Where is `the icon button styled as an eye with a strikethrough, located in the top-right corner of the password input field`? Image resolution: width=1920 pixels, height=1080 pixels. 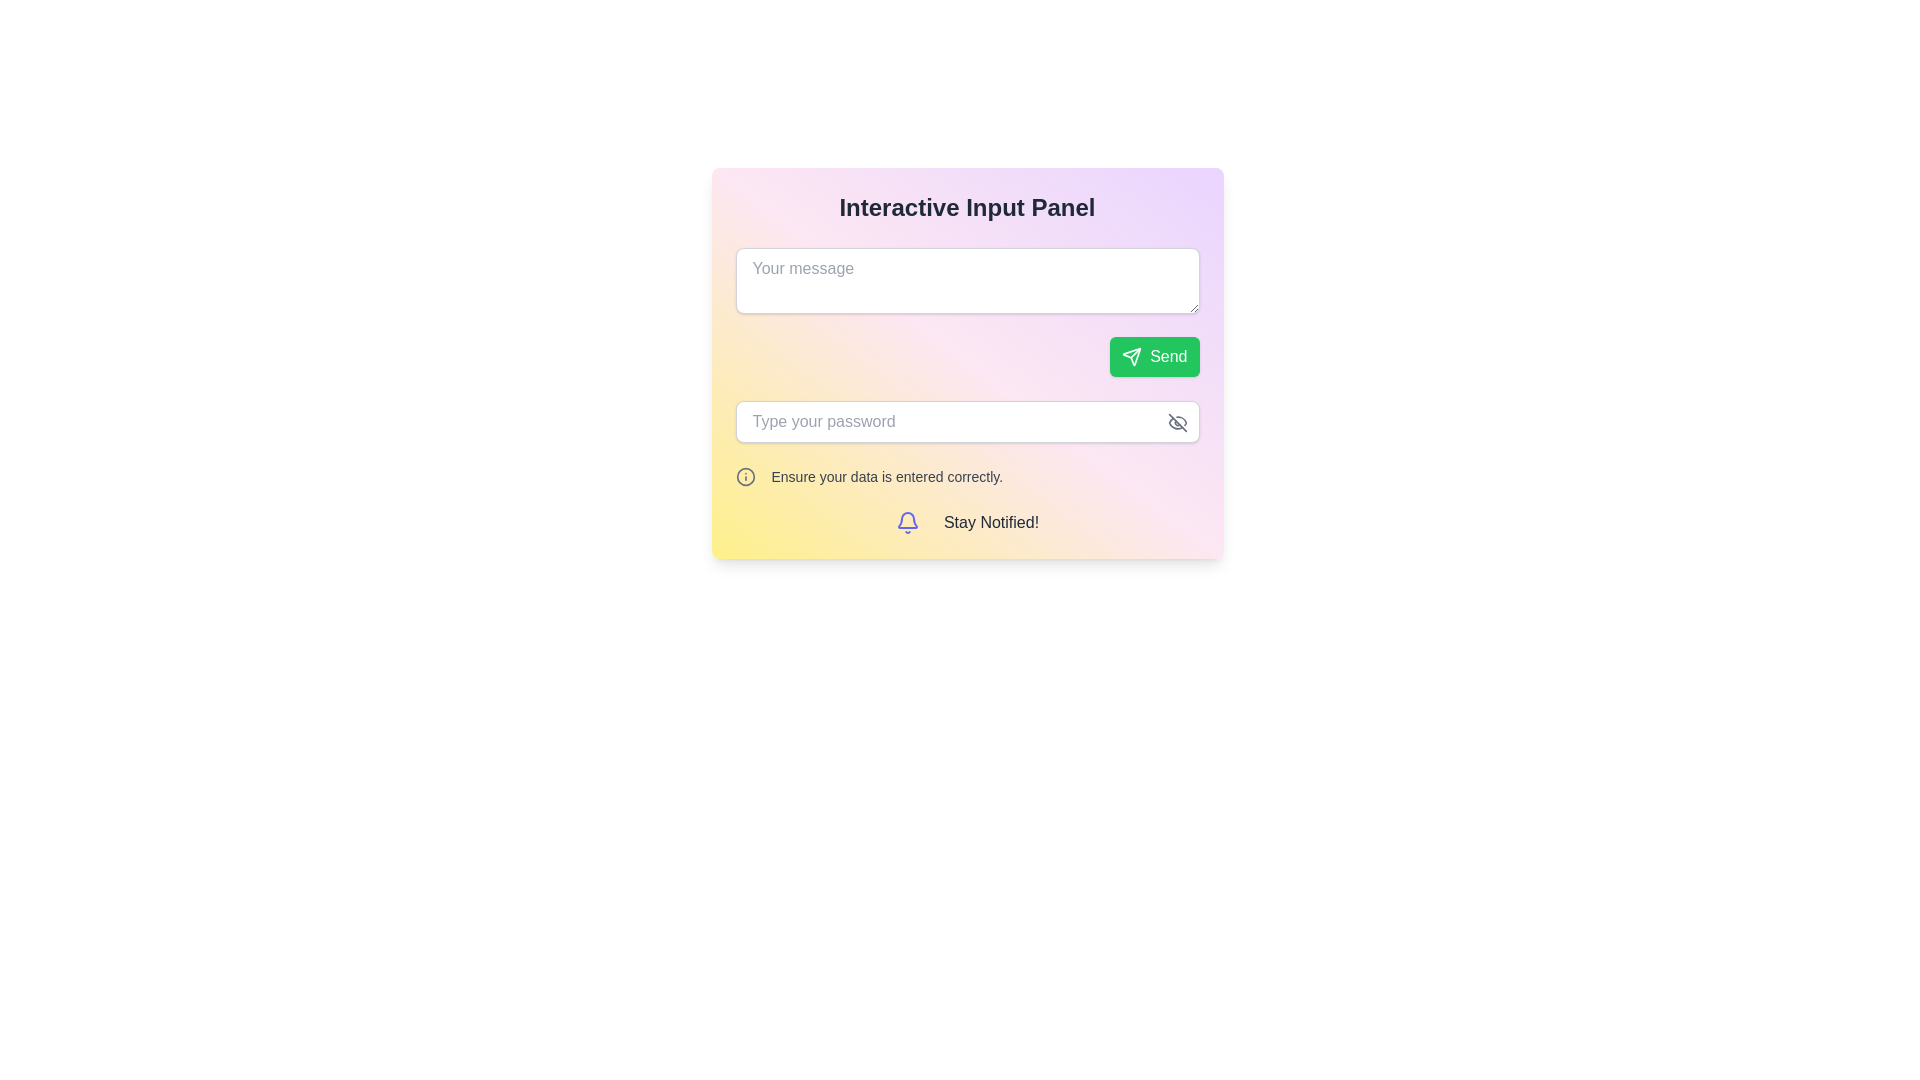
the icon button styled as an eye with a strikethrough, located in the top-right corner of the password input field is located at coordinates (1177, 422).